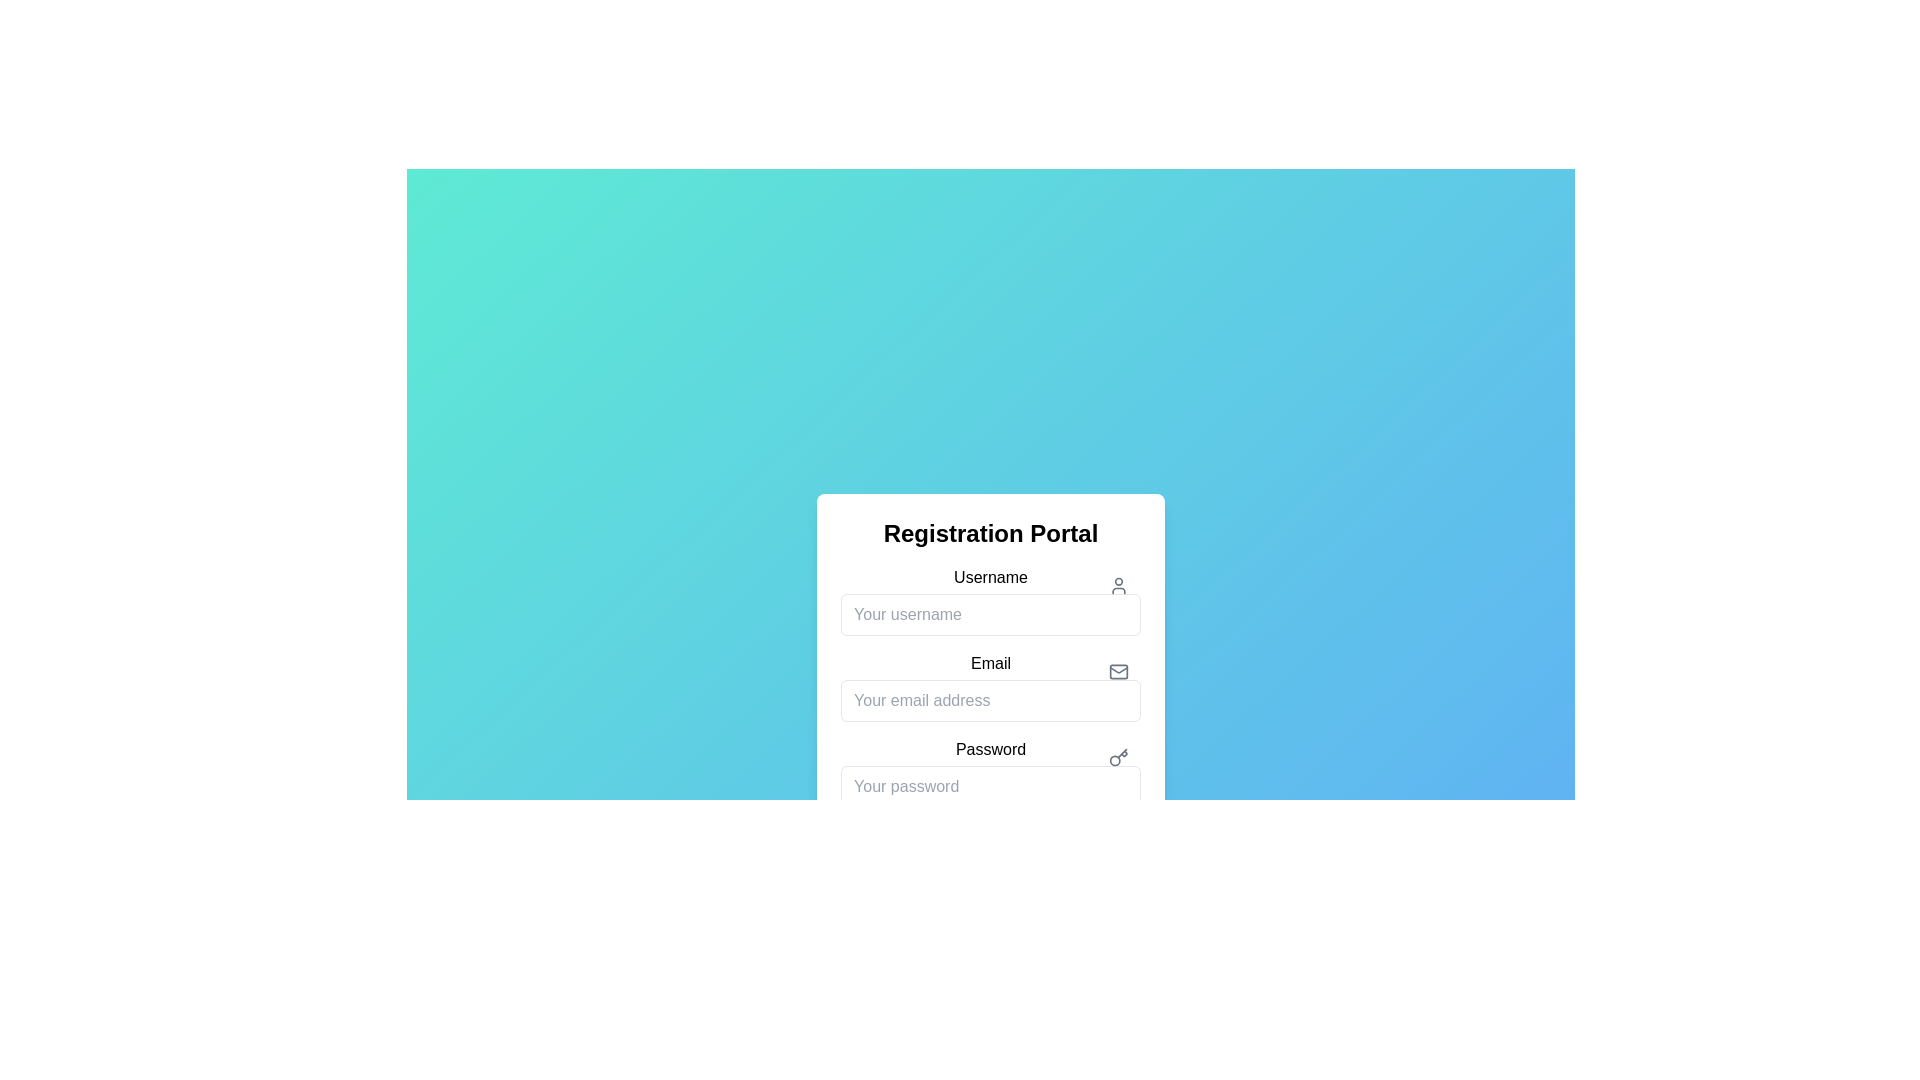 This screenshot has width=1920, height=1080. What do you see at coordinates (990, 532) in the screenshot?
I see `the 'Registration Portal' text header, which is a bold, large title displayed at the top of the form, above the input fields` at bounding box center [990, 532].